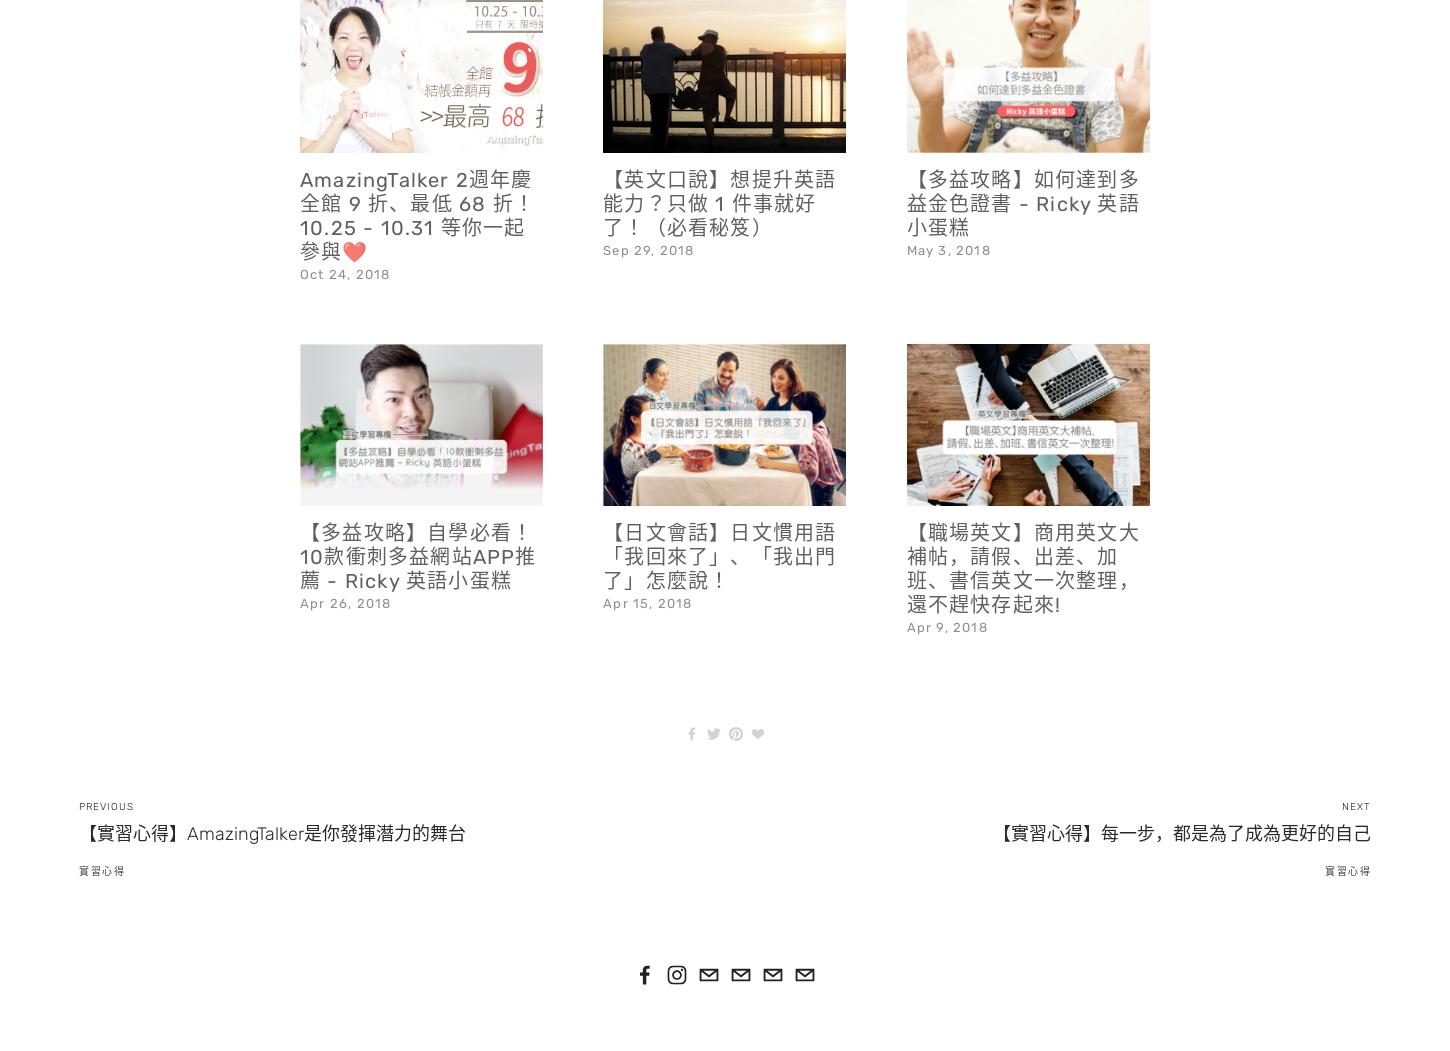 This screenshot has height=1051, width=1450. Describe the element at coordinates (904, 198) in the screenshot. I see `'May 3, 2018'` at that location.